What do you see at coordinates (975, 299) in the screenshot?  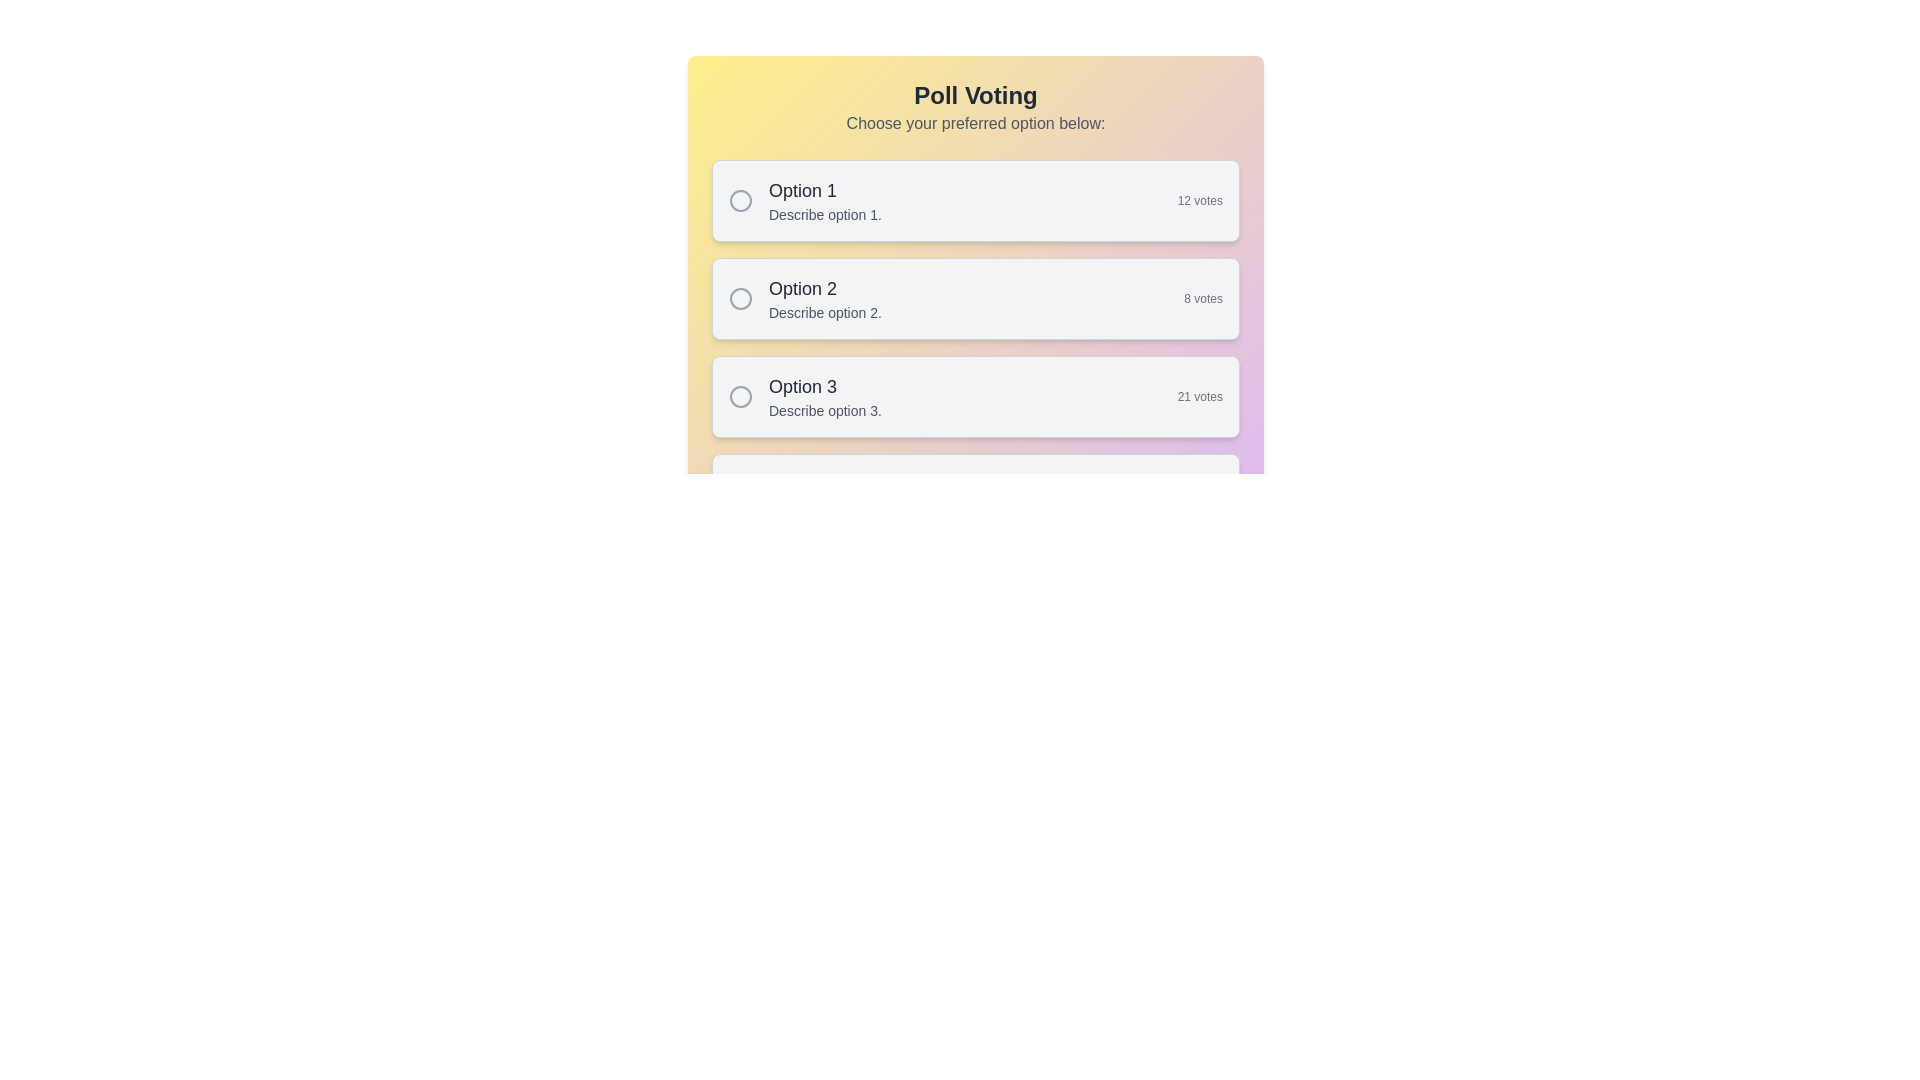 I see `the second selectable list item labeled 'Option 2' in the poll` at bounding box center [975, 299].